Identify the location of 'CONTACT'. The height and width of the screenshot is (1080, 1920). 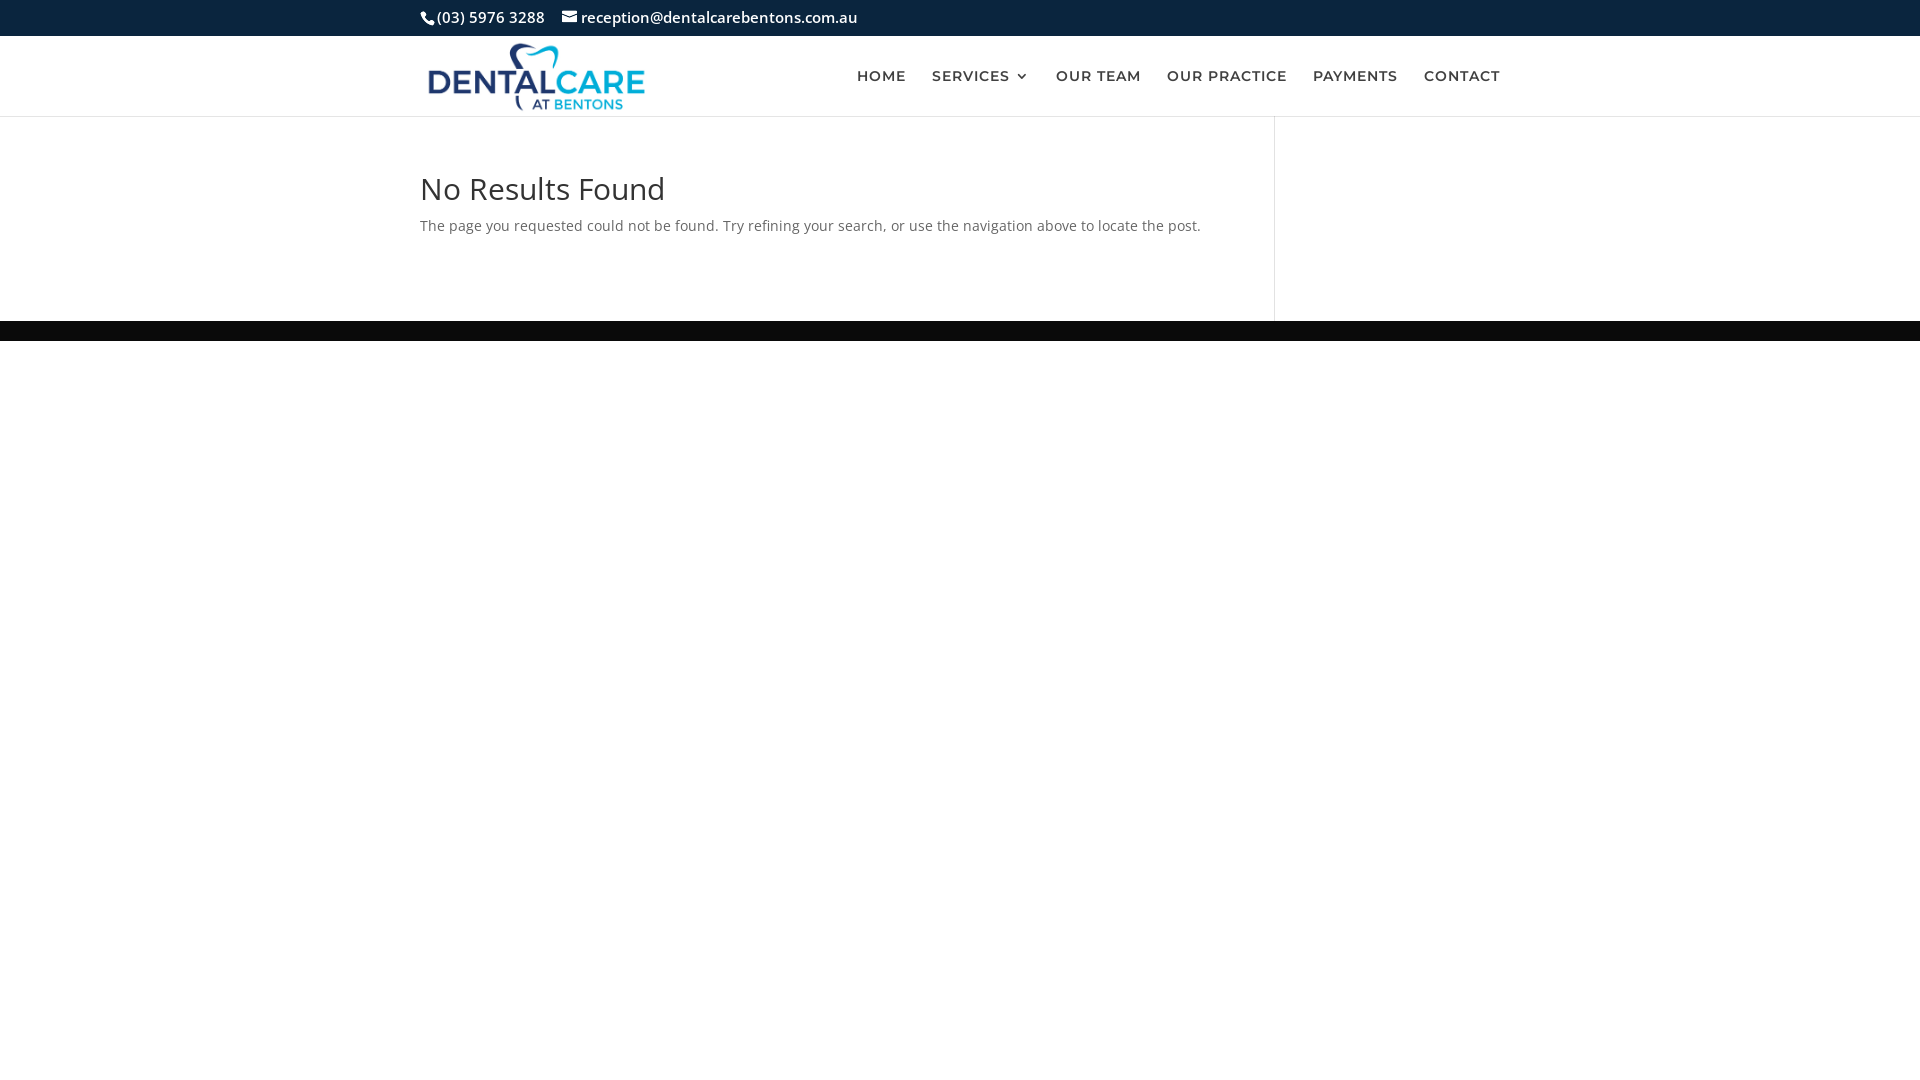
(1462, 92).